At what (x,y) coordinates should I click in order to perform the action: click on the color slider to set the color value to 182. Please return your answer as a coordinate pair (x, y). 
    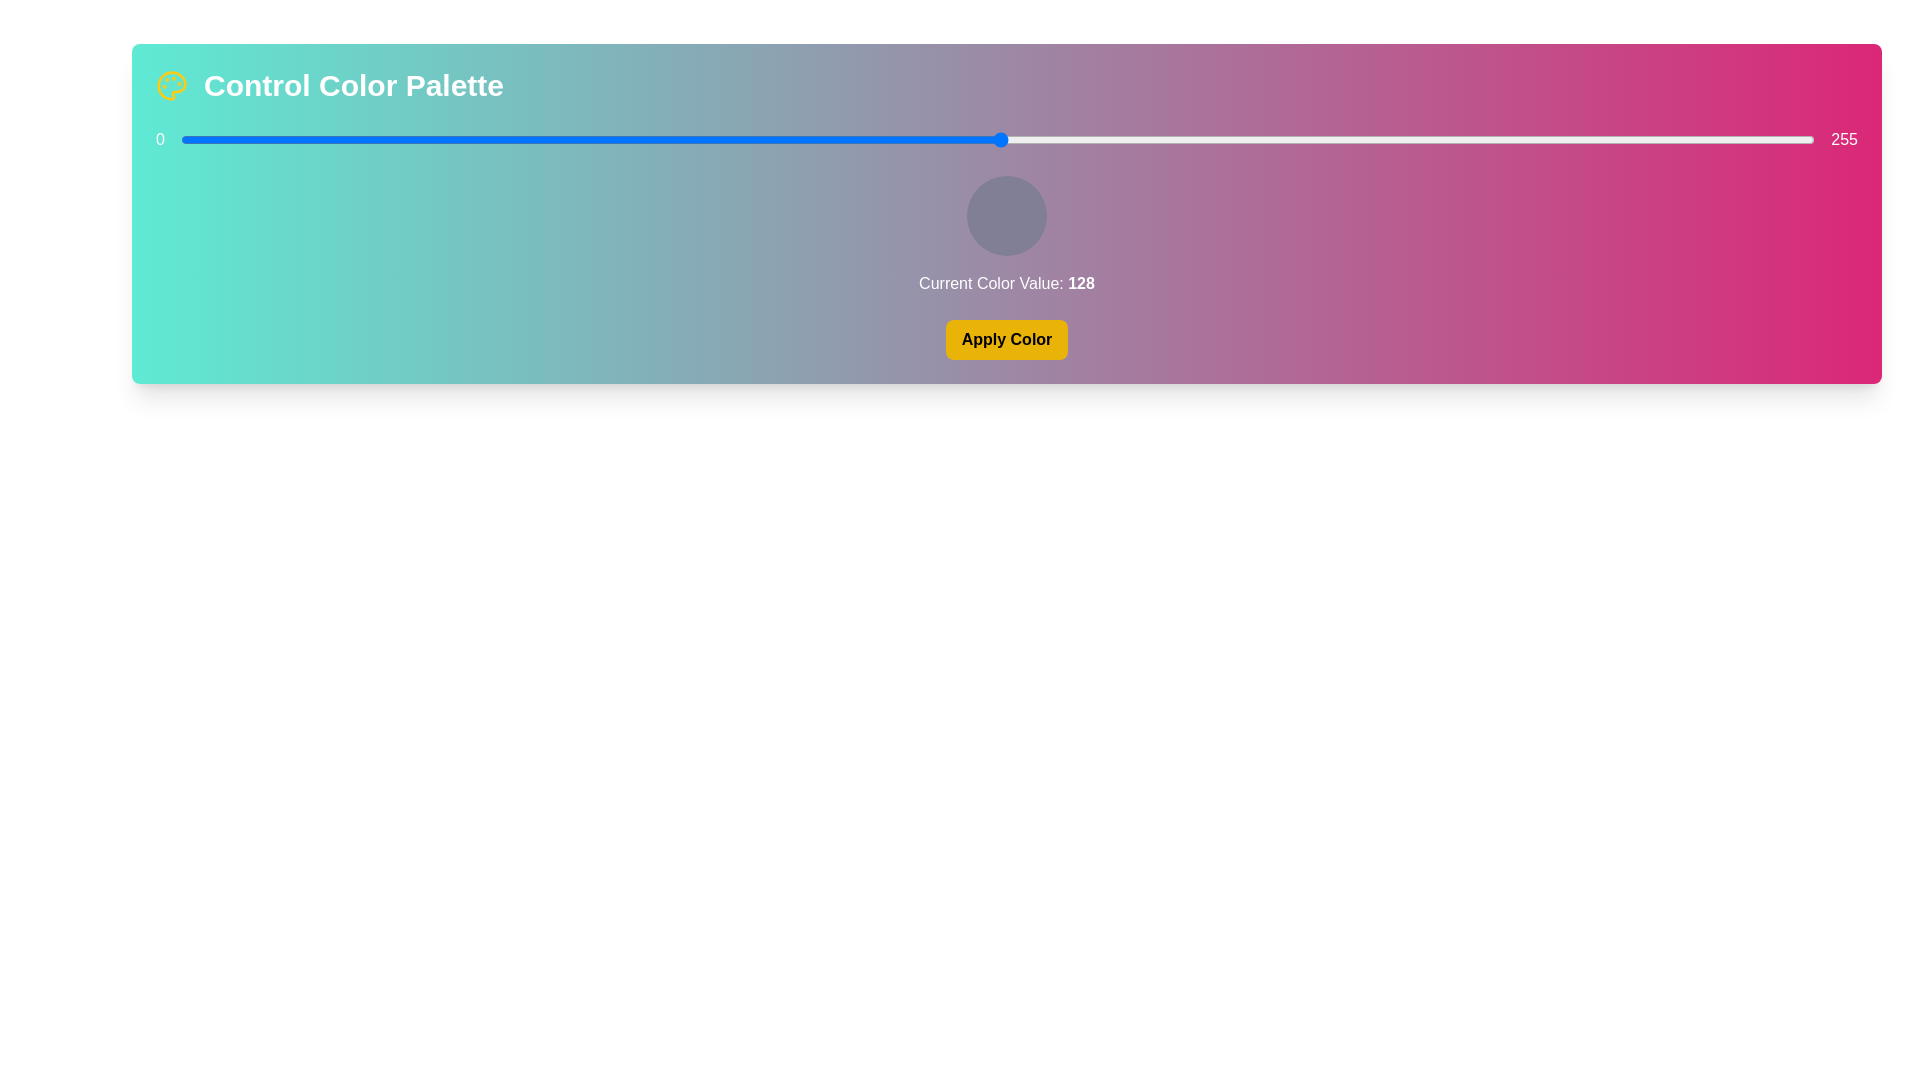
    Looking at the image, I should click on (1347, 138).